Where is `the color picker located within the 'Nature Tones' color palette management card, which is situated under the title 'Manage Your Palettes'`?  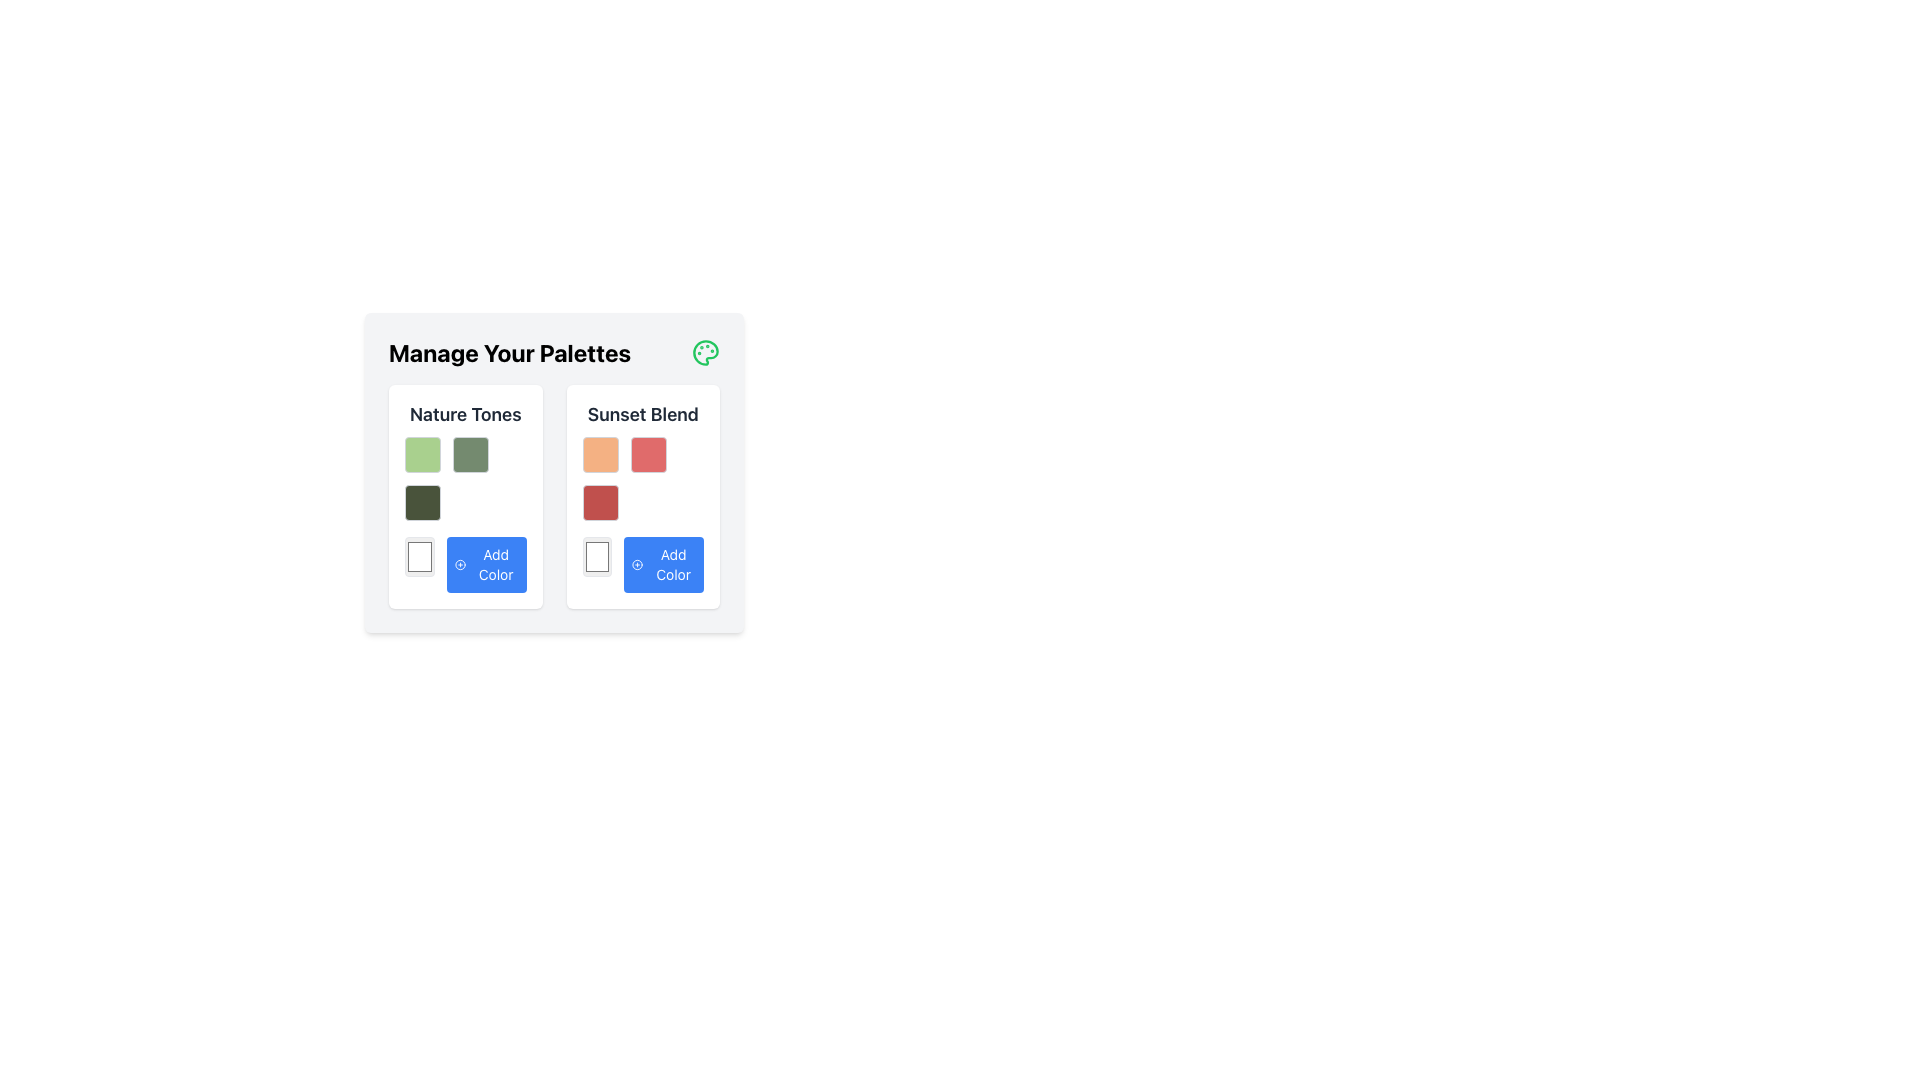 the color picker located within the 'Nature Tones' color palette management card, which is situated under the title 'Manage Your Palettes' is located at coordinates (464, 496).